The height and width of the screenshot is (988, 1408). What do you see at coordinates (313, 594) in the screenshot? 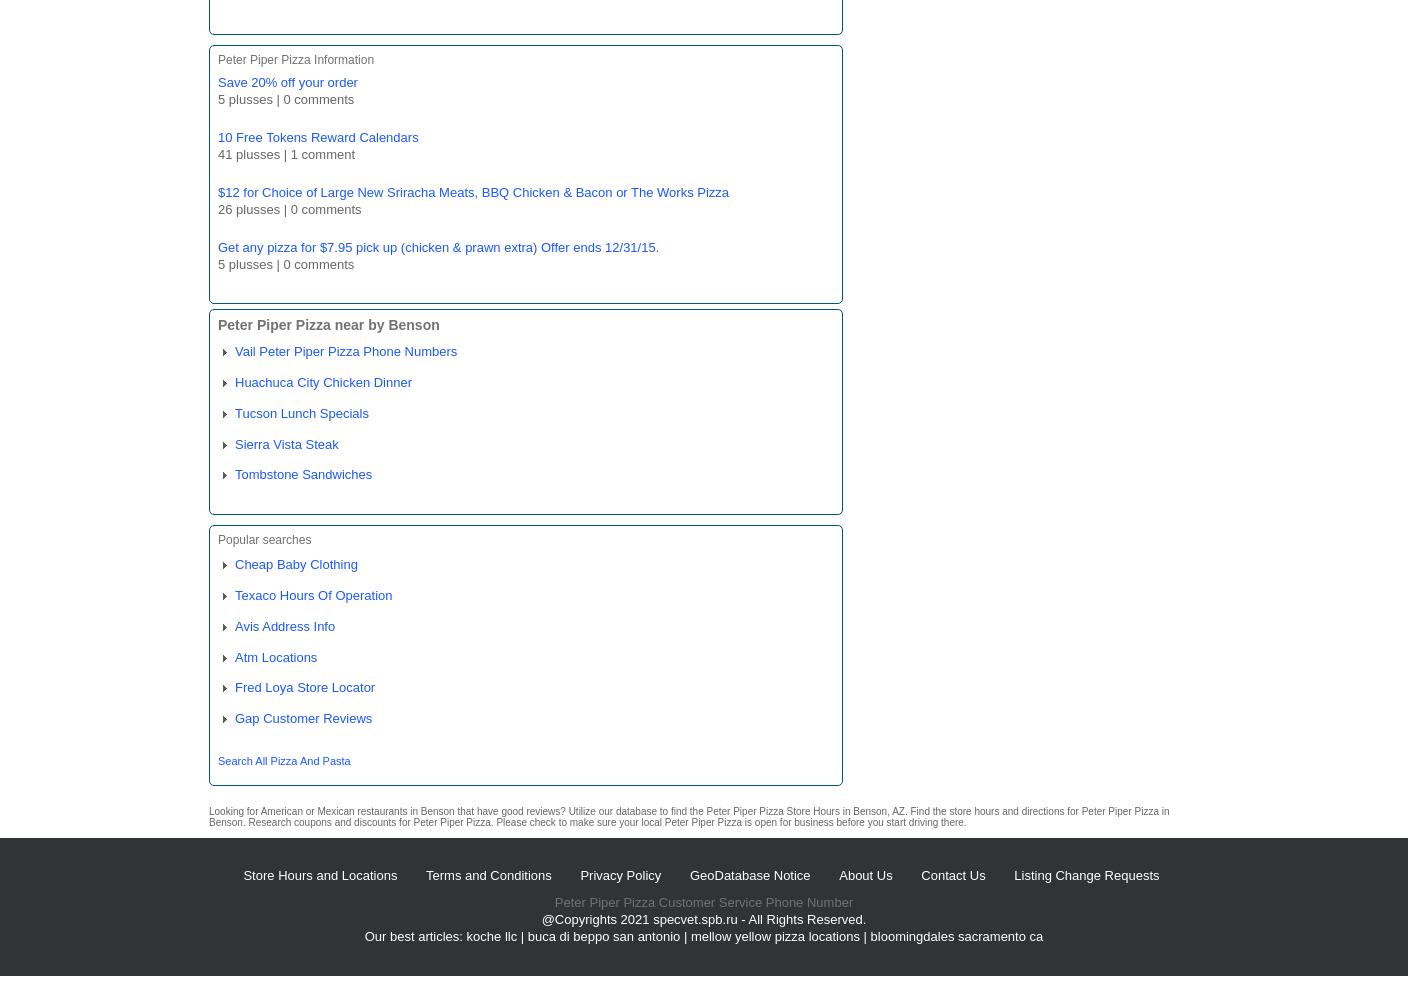
I see `'Texaco Hours Of Operation'` at bounding box center [313, 594].